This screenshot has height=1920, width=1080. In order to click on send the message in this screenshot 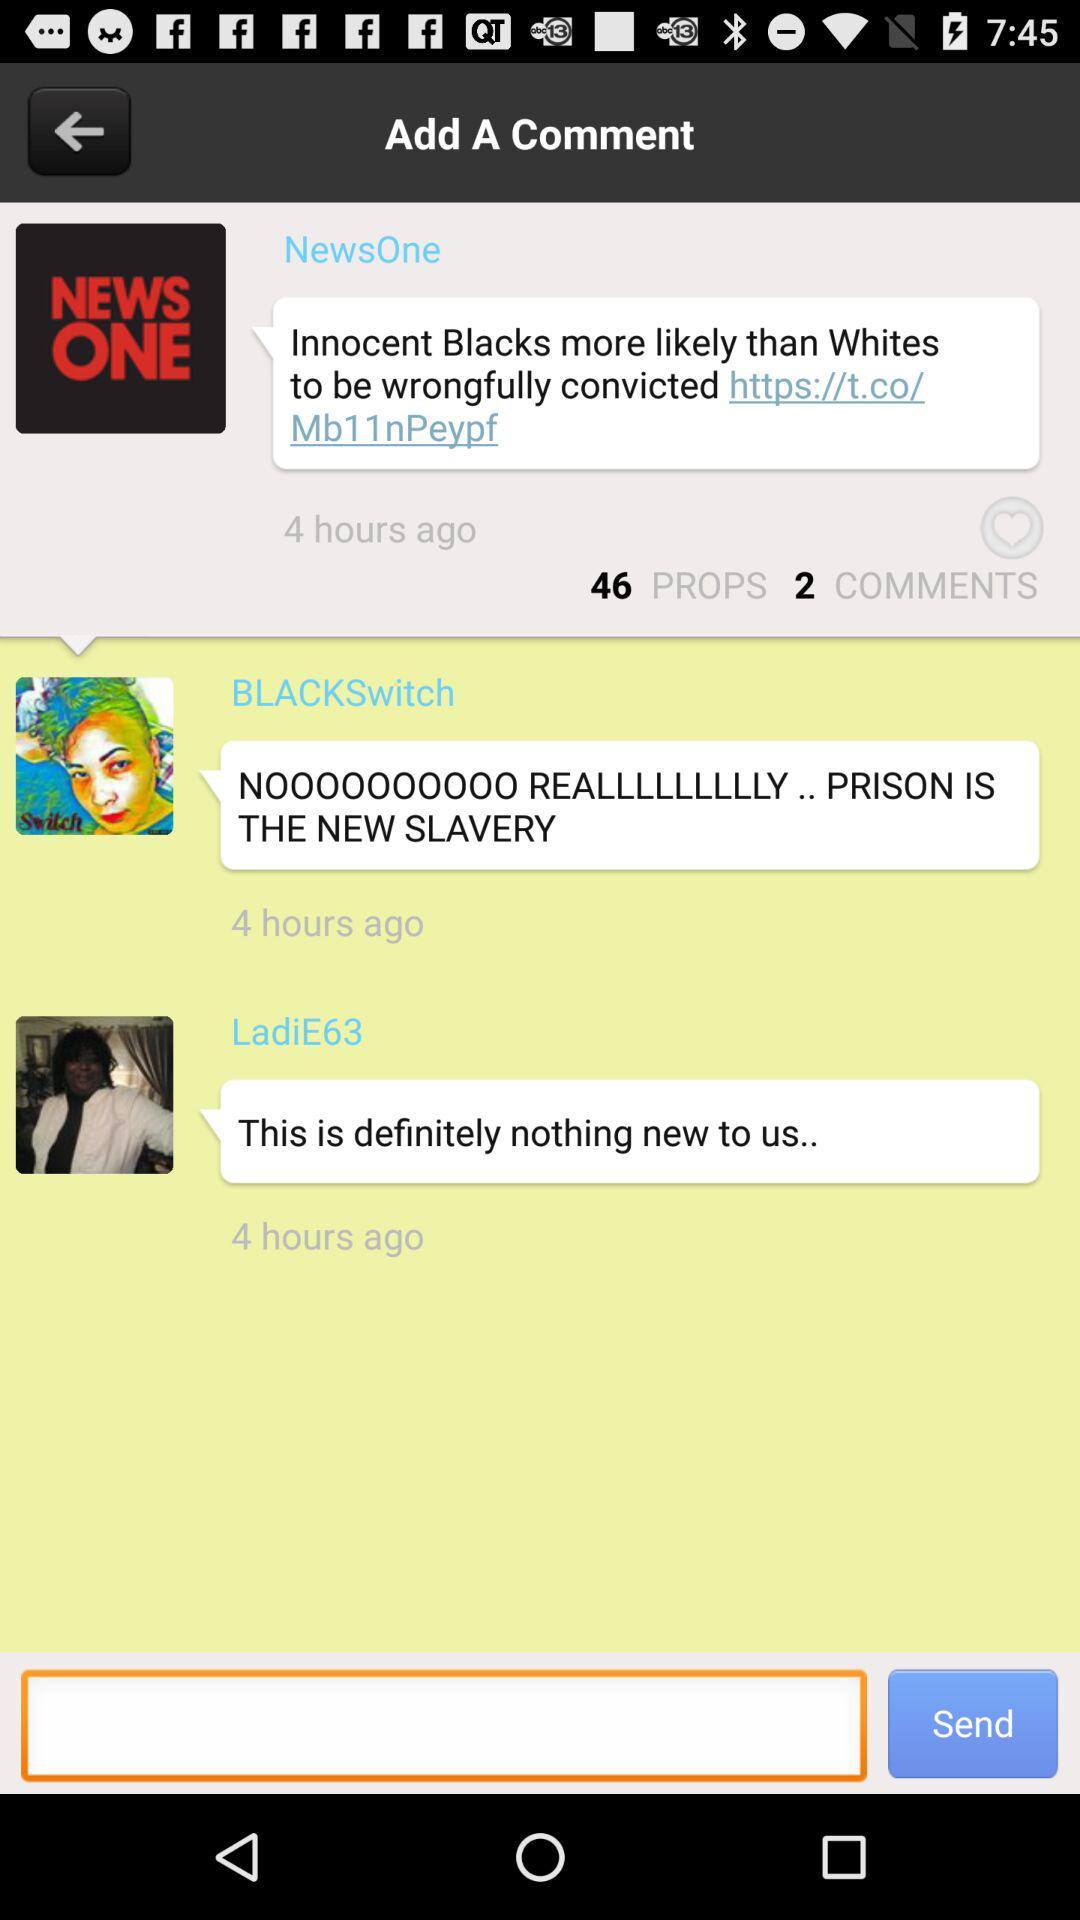, I will do `click(442, 1730)`.